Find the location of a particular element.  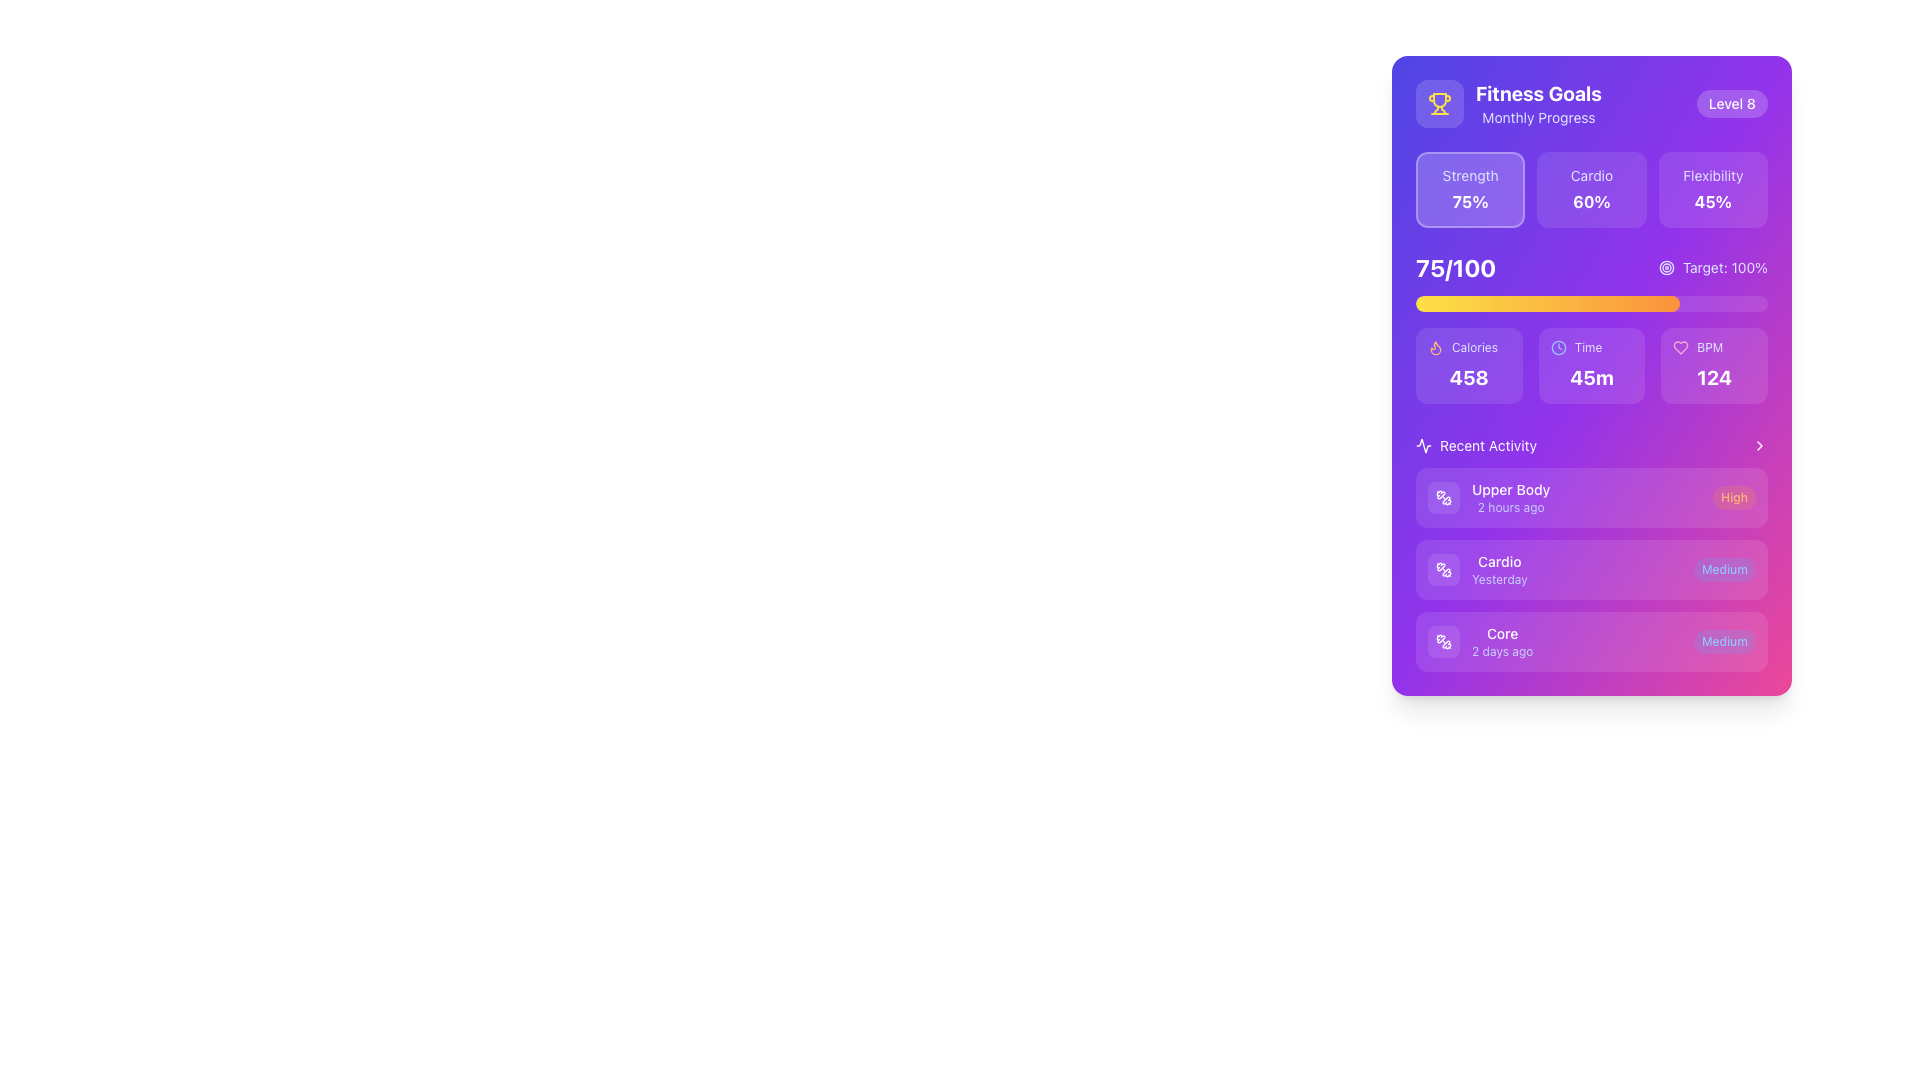

the text label displaying the number '458' in bold white font, which is positioned centrally below the 'Calories' label and flame icon in the caloric information section of the fitness dashboard is located at coordinates (1469, 378).